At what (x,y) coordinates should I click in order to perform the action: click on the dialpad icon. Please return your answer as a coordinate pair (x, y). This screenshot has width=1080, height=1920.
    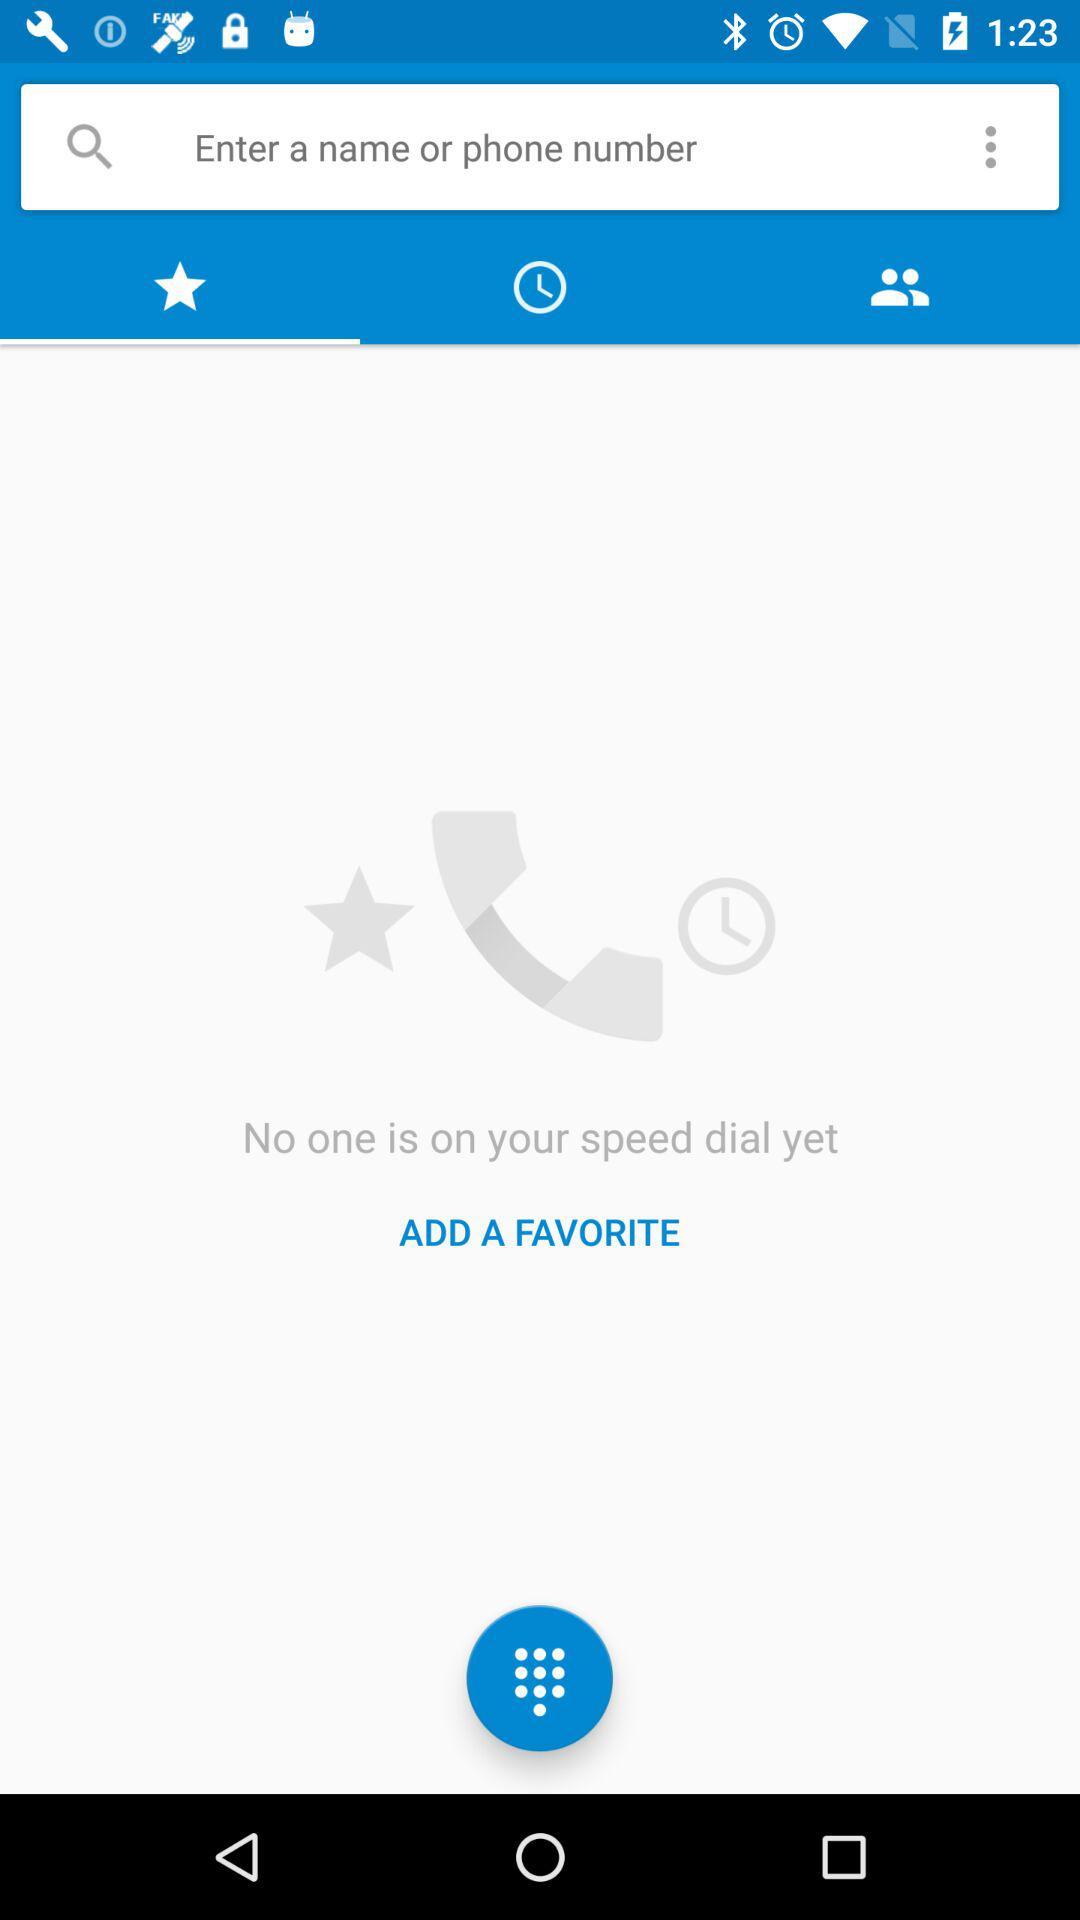
    Looking at the image, I should click on (540, 1678).